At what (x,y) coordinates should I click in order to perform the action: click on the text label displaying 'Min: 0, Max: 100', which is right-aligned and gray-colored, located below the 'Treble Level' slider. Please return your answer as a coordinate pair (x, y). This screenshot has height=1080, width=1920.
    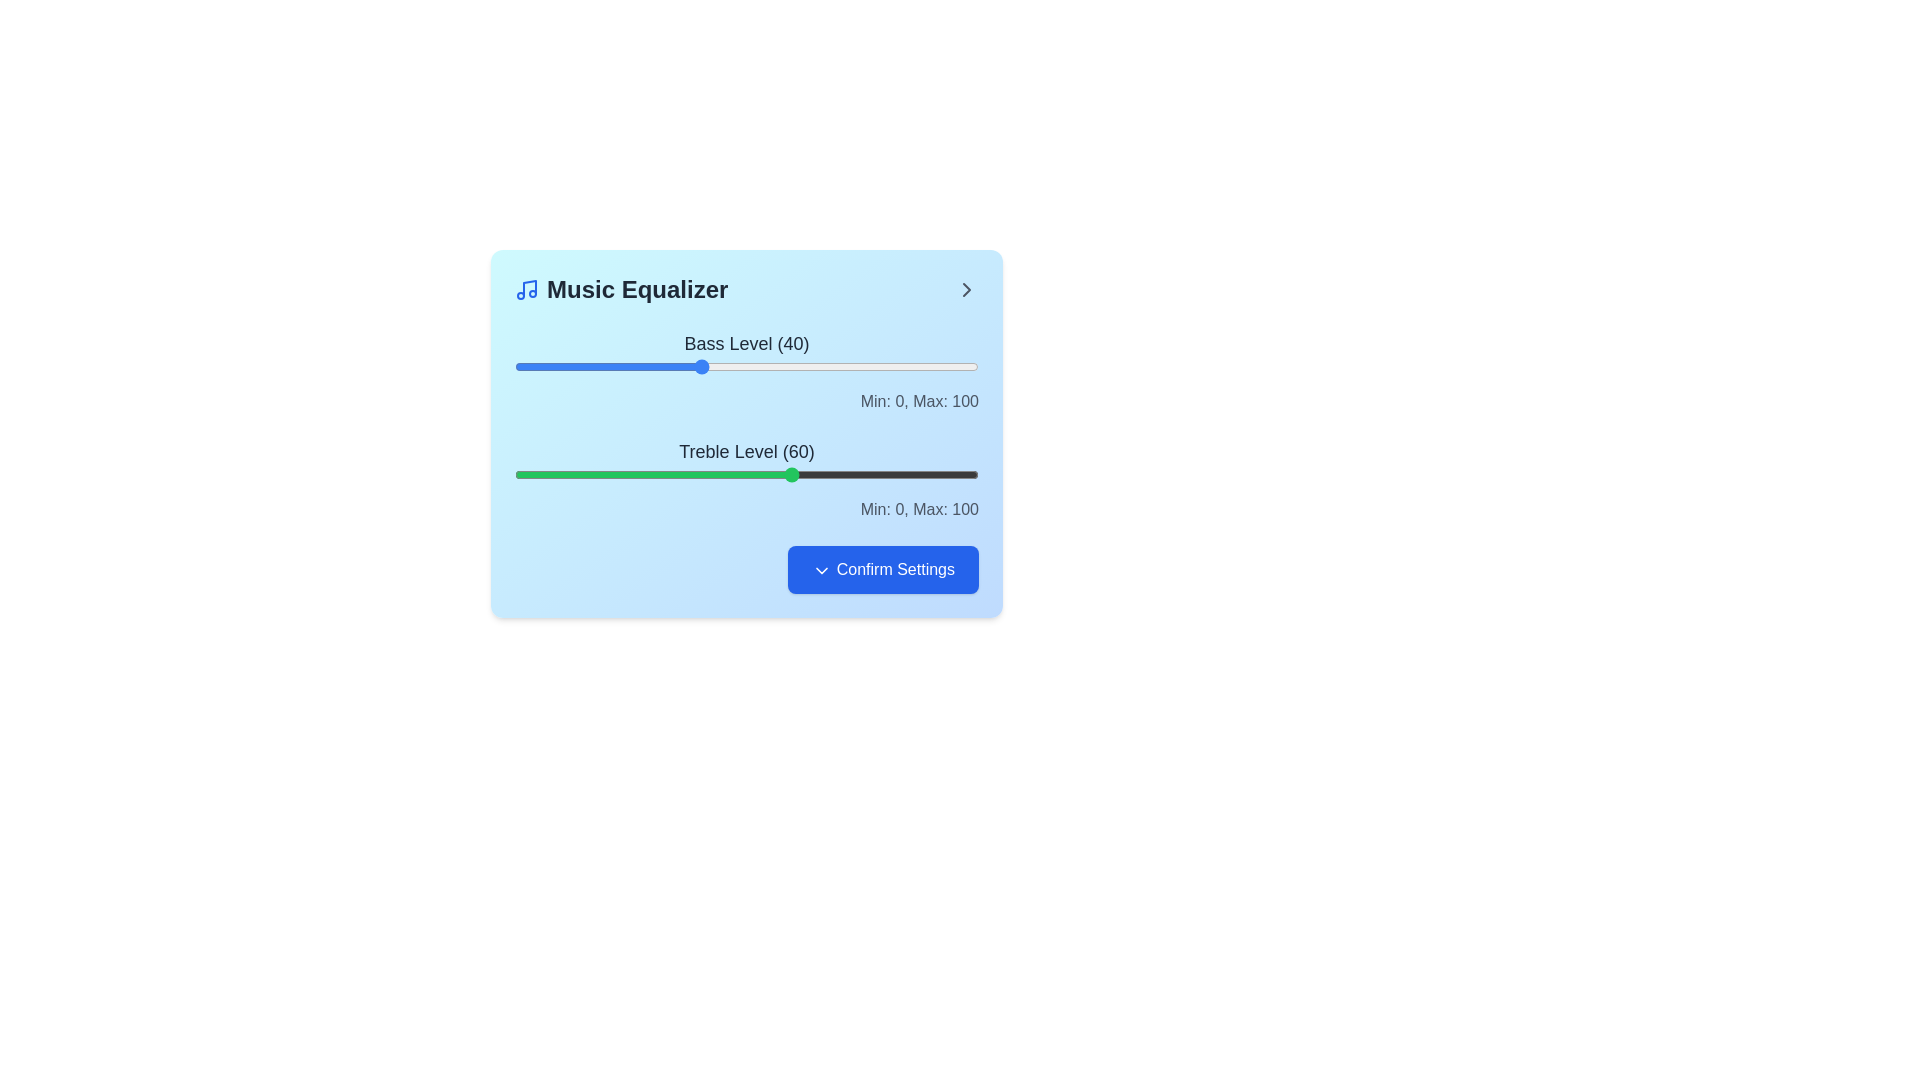
    Looking at the image, I should click on (746, 508).